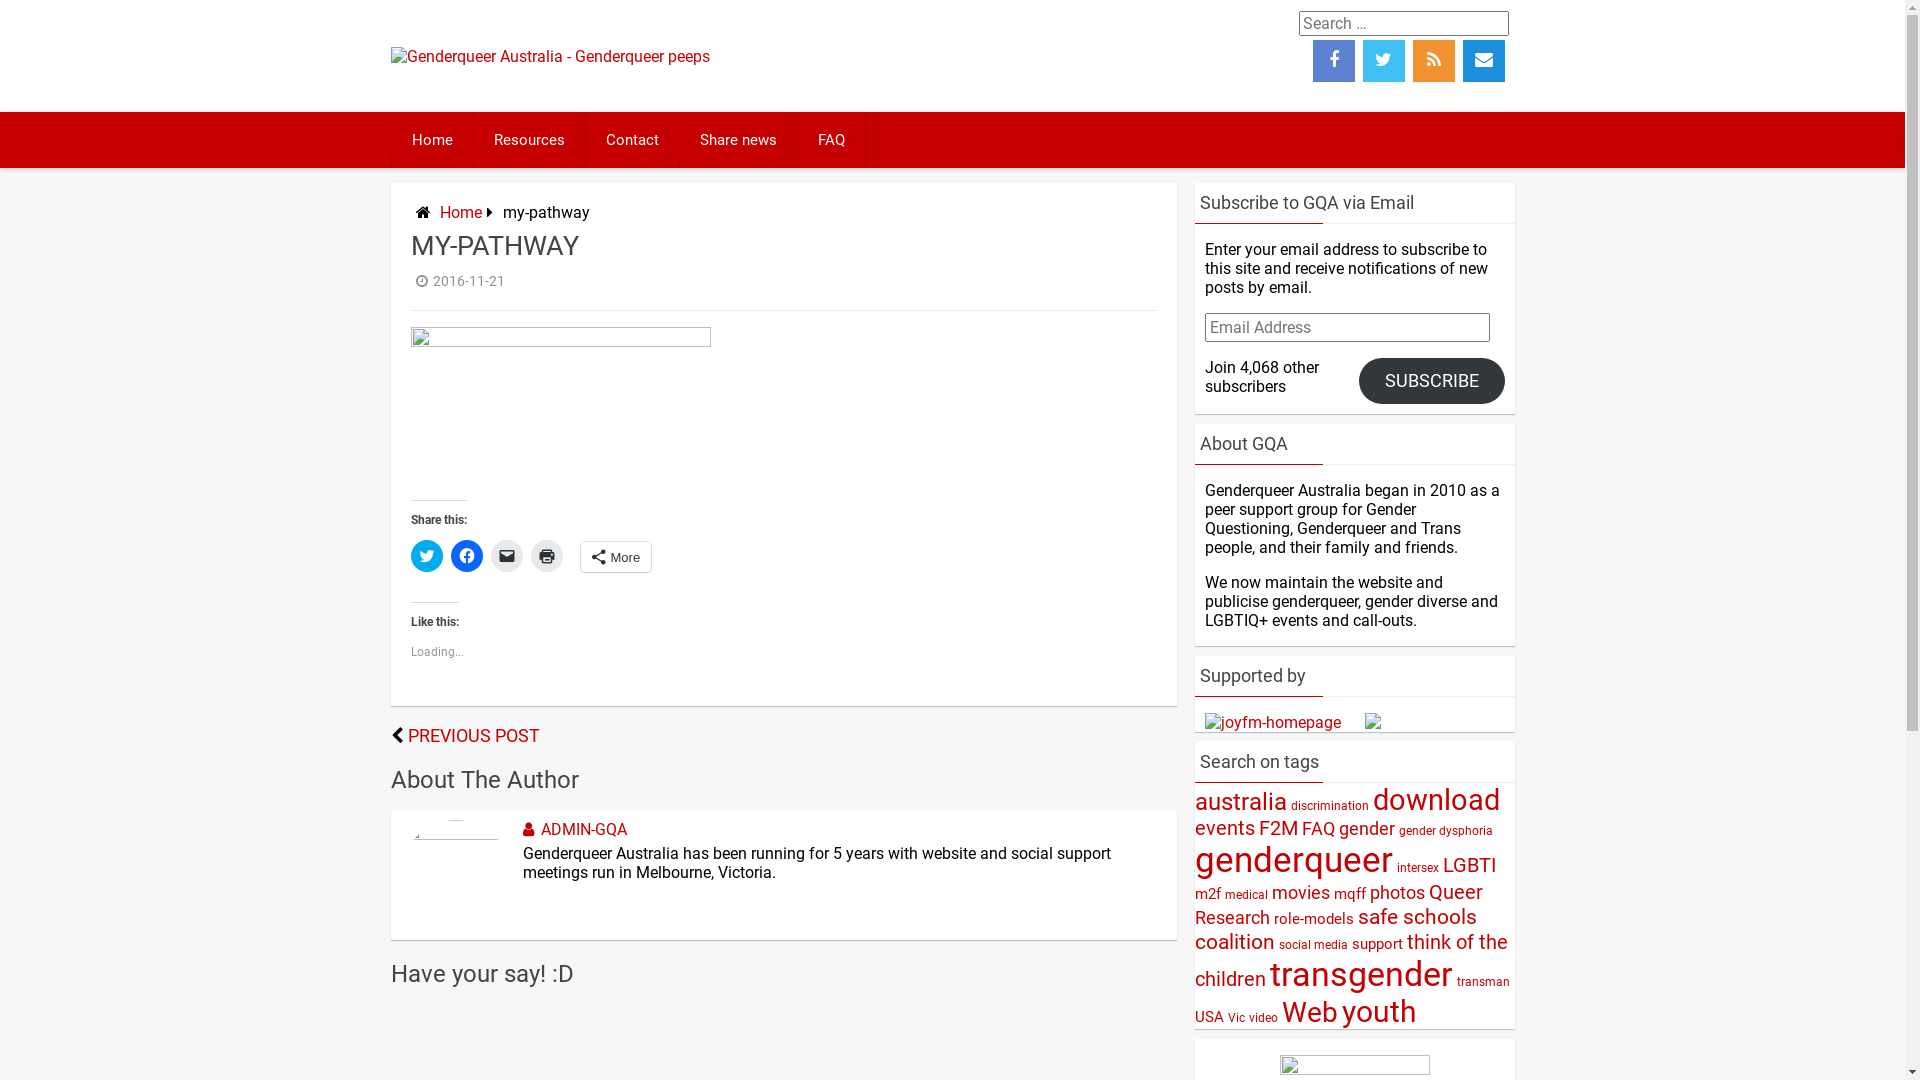  I want to click on 'support', so click(1376, 944).